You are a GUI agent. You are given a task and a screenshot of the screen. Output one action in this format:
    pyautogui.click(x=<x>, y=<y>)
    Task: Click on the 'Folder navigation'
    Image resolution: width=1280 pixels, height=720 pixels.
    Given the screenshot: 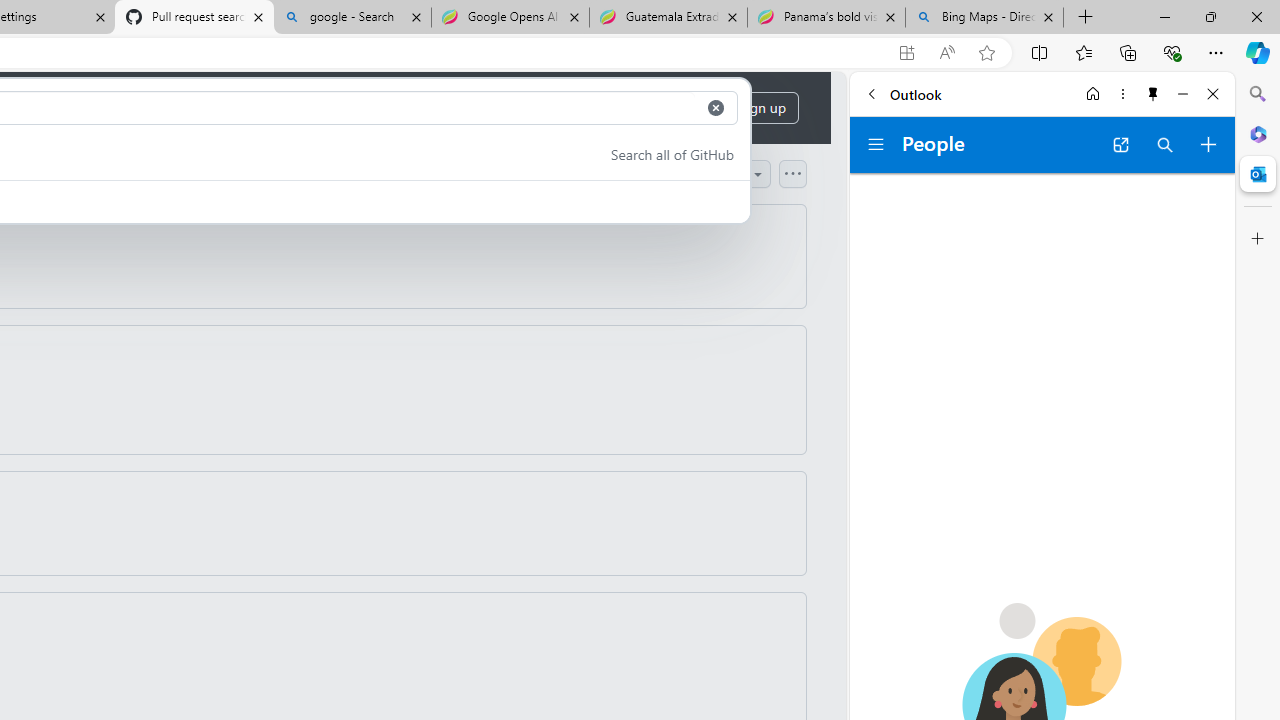 What is the action you would take?
    pyautogui.click(x=876, y=144)
    